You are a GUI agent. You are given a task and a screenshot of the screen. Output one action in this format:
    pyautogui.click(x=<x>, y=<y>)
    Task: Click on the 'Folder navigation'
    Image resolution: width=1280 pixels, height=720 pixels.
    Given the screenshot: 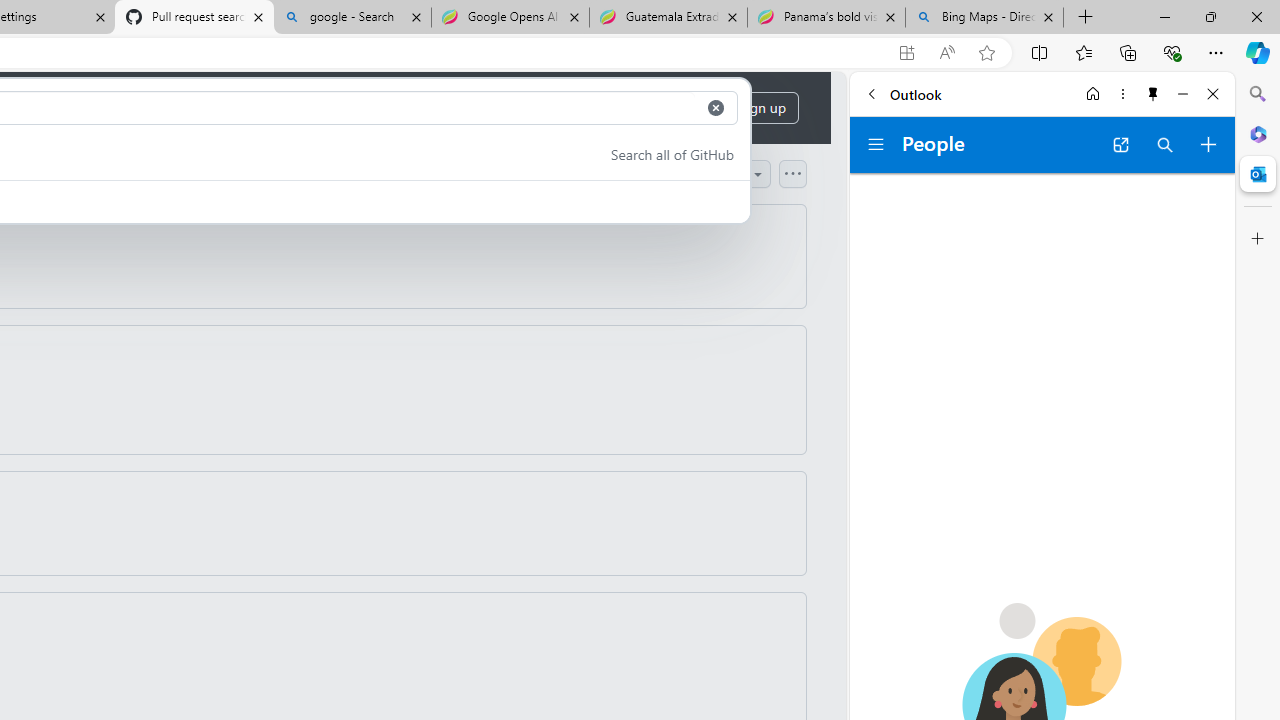 What is the action you would take?
    pyautogui.click(x=876, y=144)
    